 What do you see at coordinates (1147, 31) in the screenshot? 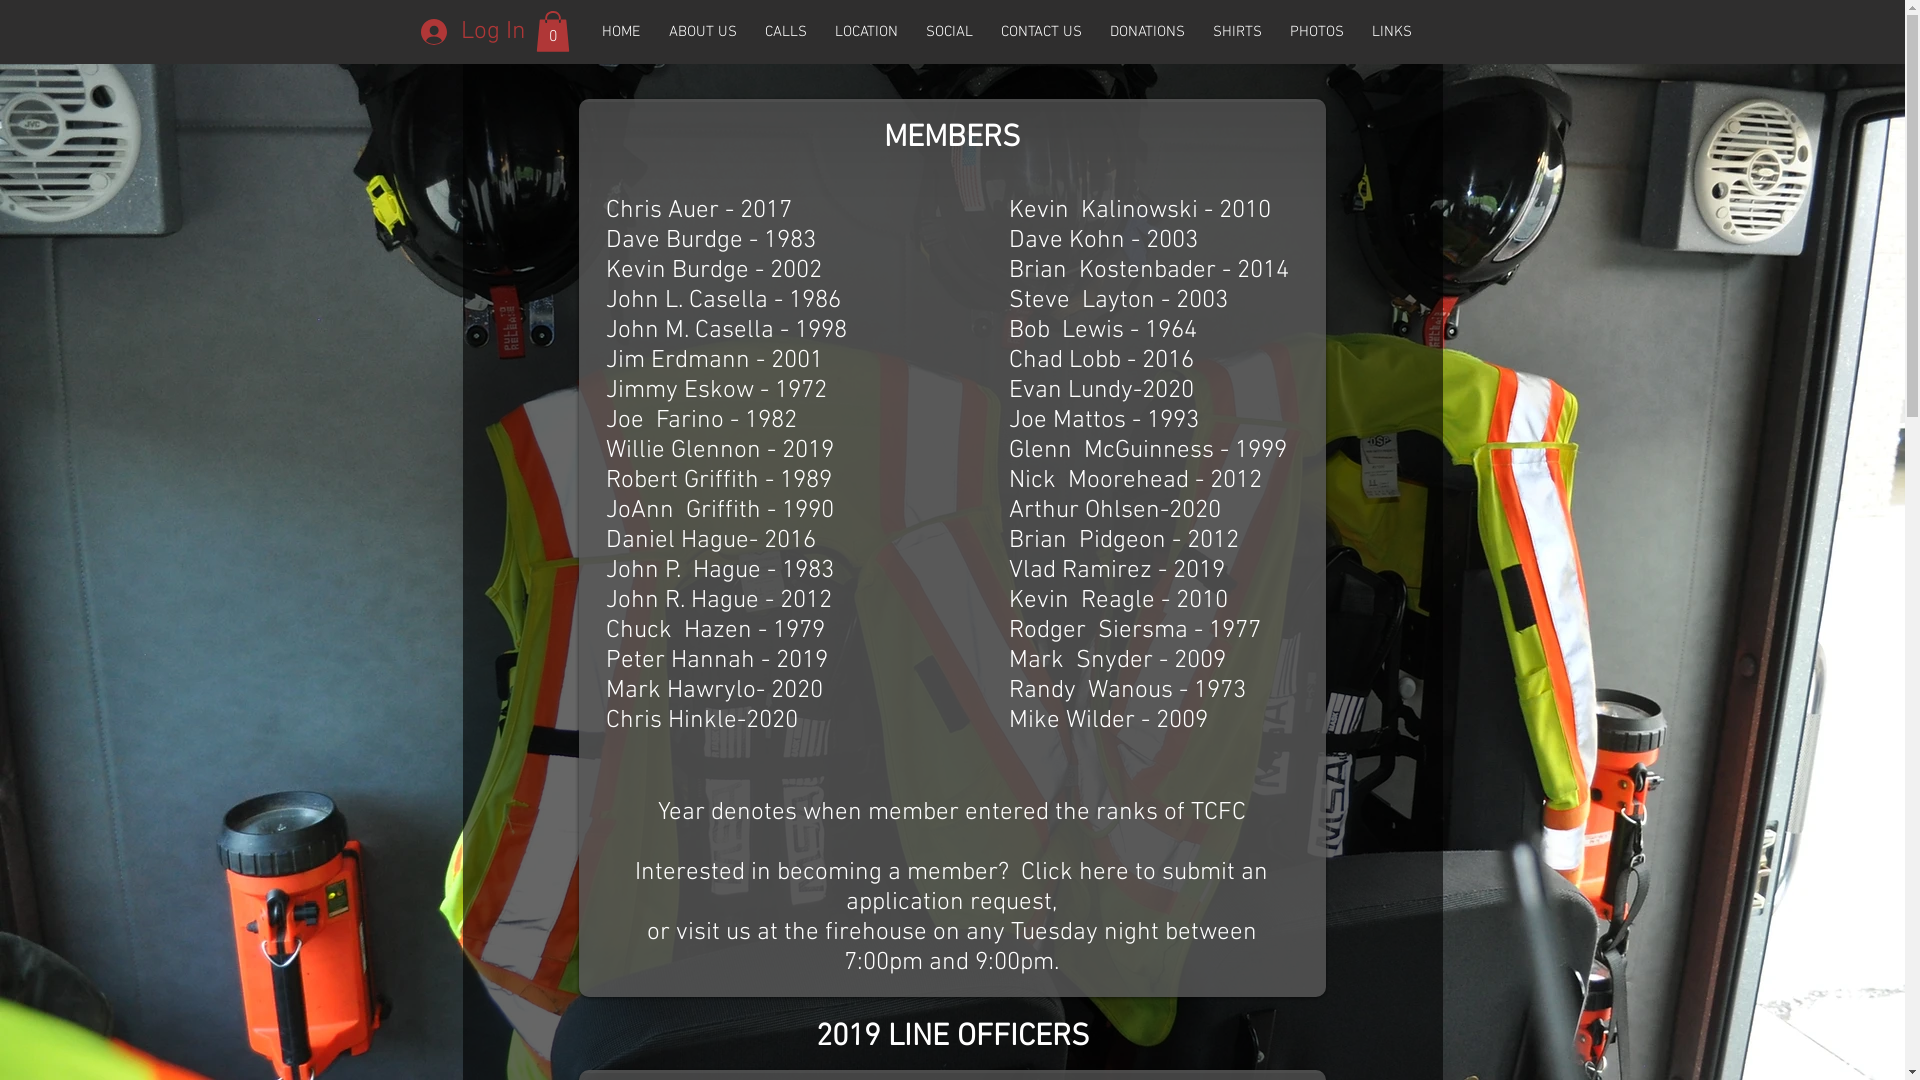
I see `'DONATIONS'` at bounding box center [1147, 31].